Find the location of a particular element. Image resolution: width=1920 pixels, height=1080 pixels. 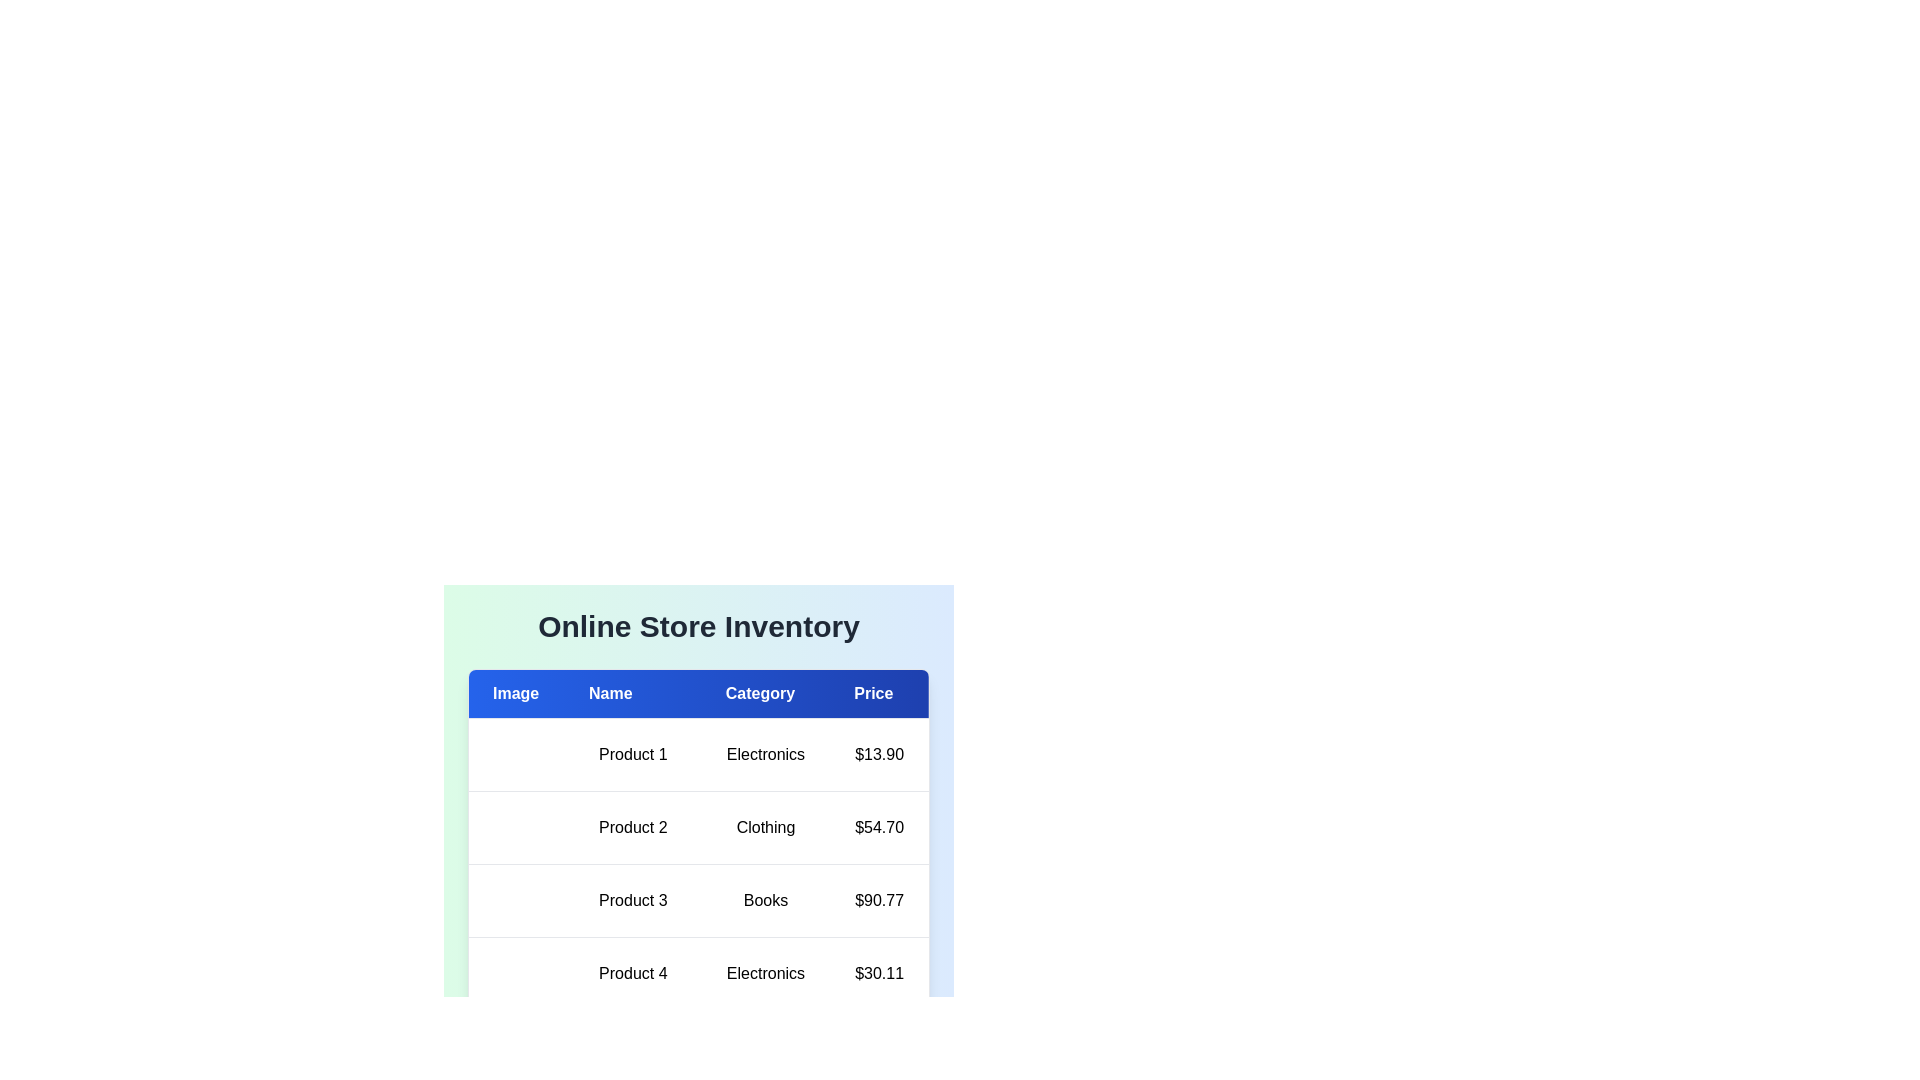

the image placeholder of product Product 2 is located at coordinates (493, 828).